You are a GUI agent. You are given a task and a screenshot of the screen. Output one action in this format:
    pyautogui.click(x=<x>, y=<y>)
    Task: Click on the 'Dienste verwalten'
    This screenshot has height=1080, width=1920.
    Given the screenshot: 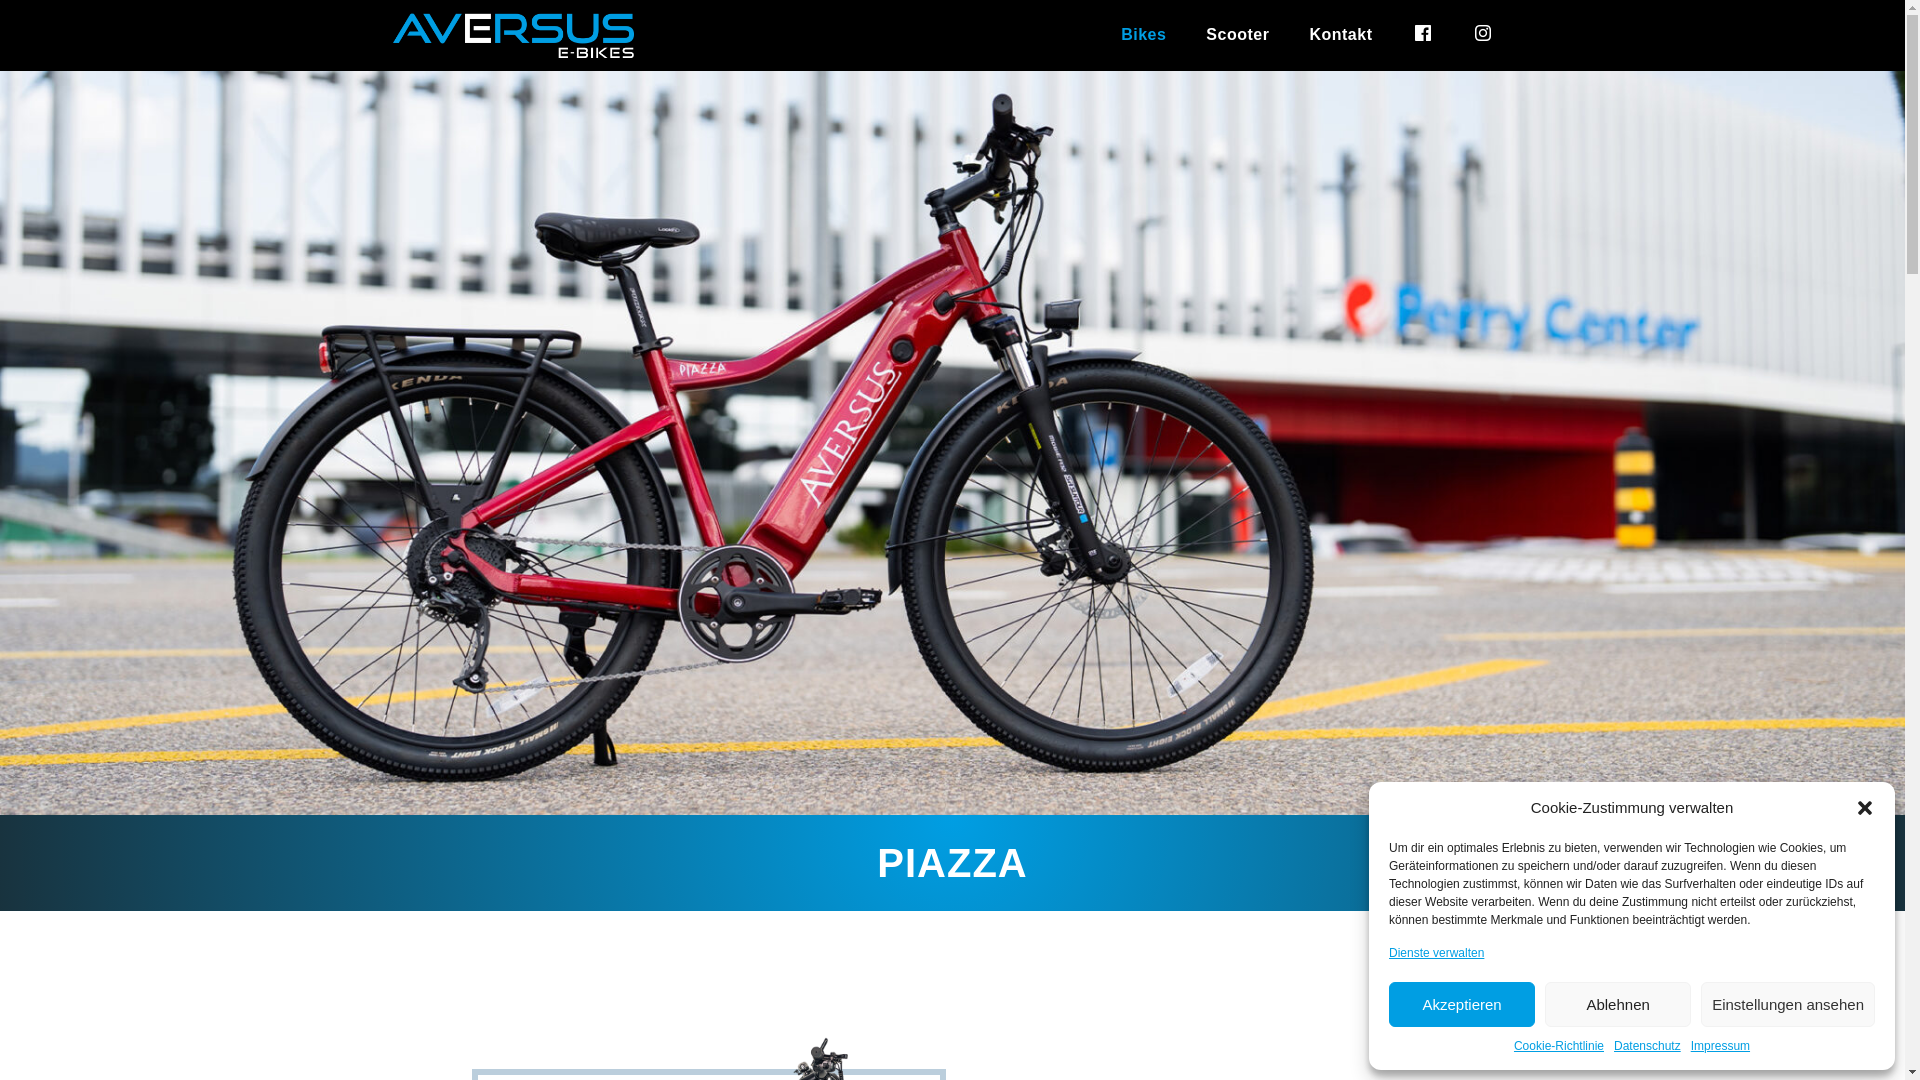 What is the action you would take?
    pyautogui.click(x=1435, y=951)
    